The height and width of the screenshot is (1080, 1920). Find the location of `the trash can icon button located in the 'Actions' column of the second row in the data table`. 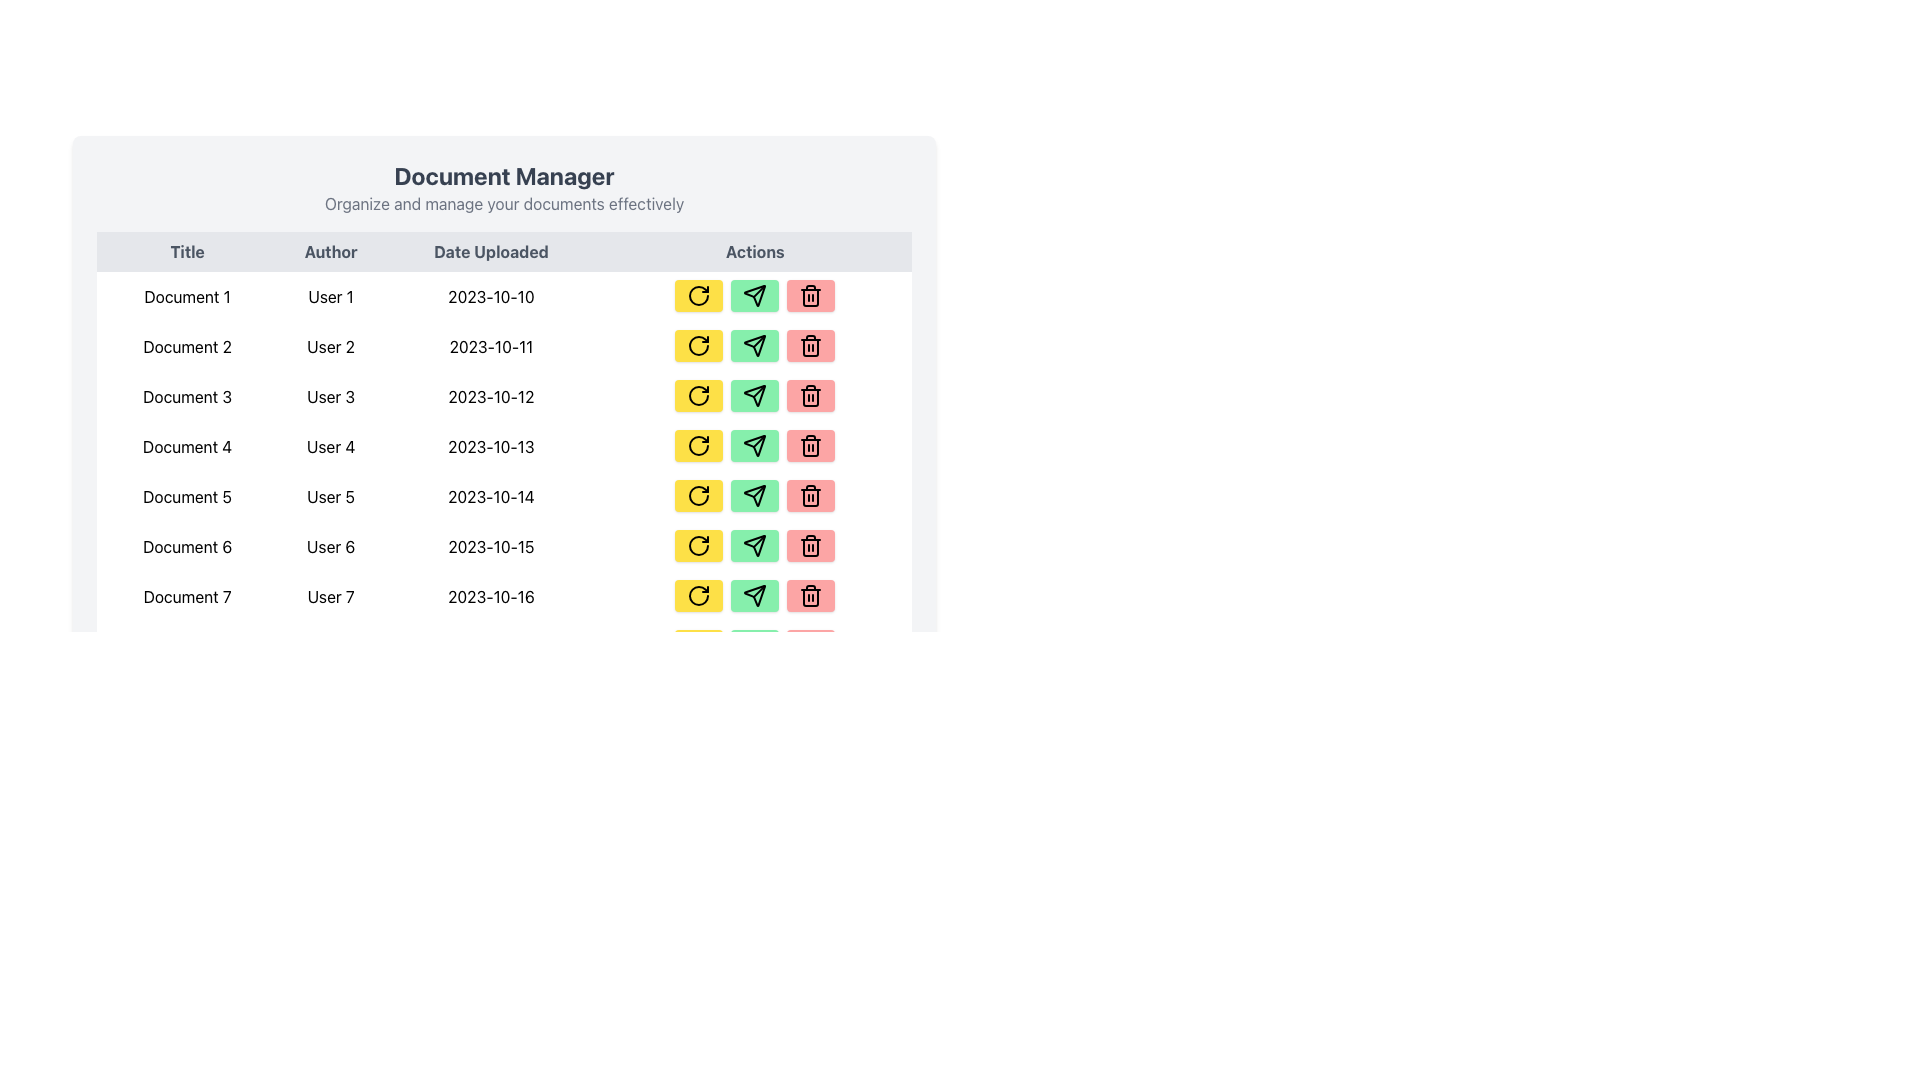

the trash can icon button located in the 'Actions' column of the second row in the data table is located at coordinates (811, 345).